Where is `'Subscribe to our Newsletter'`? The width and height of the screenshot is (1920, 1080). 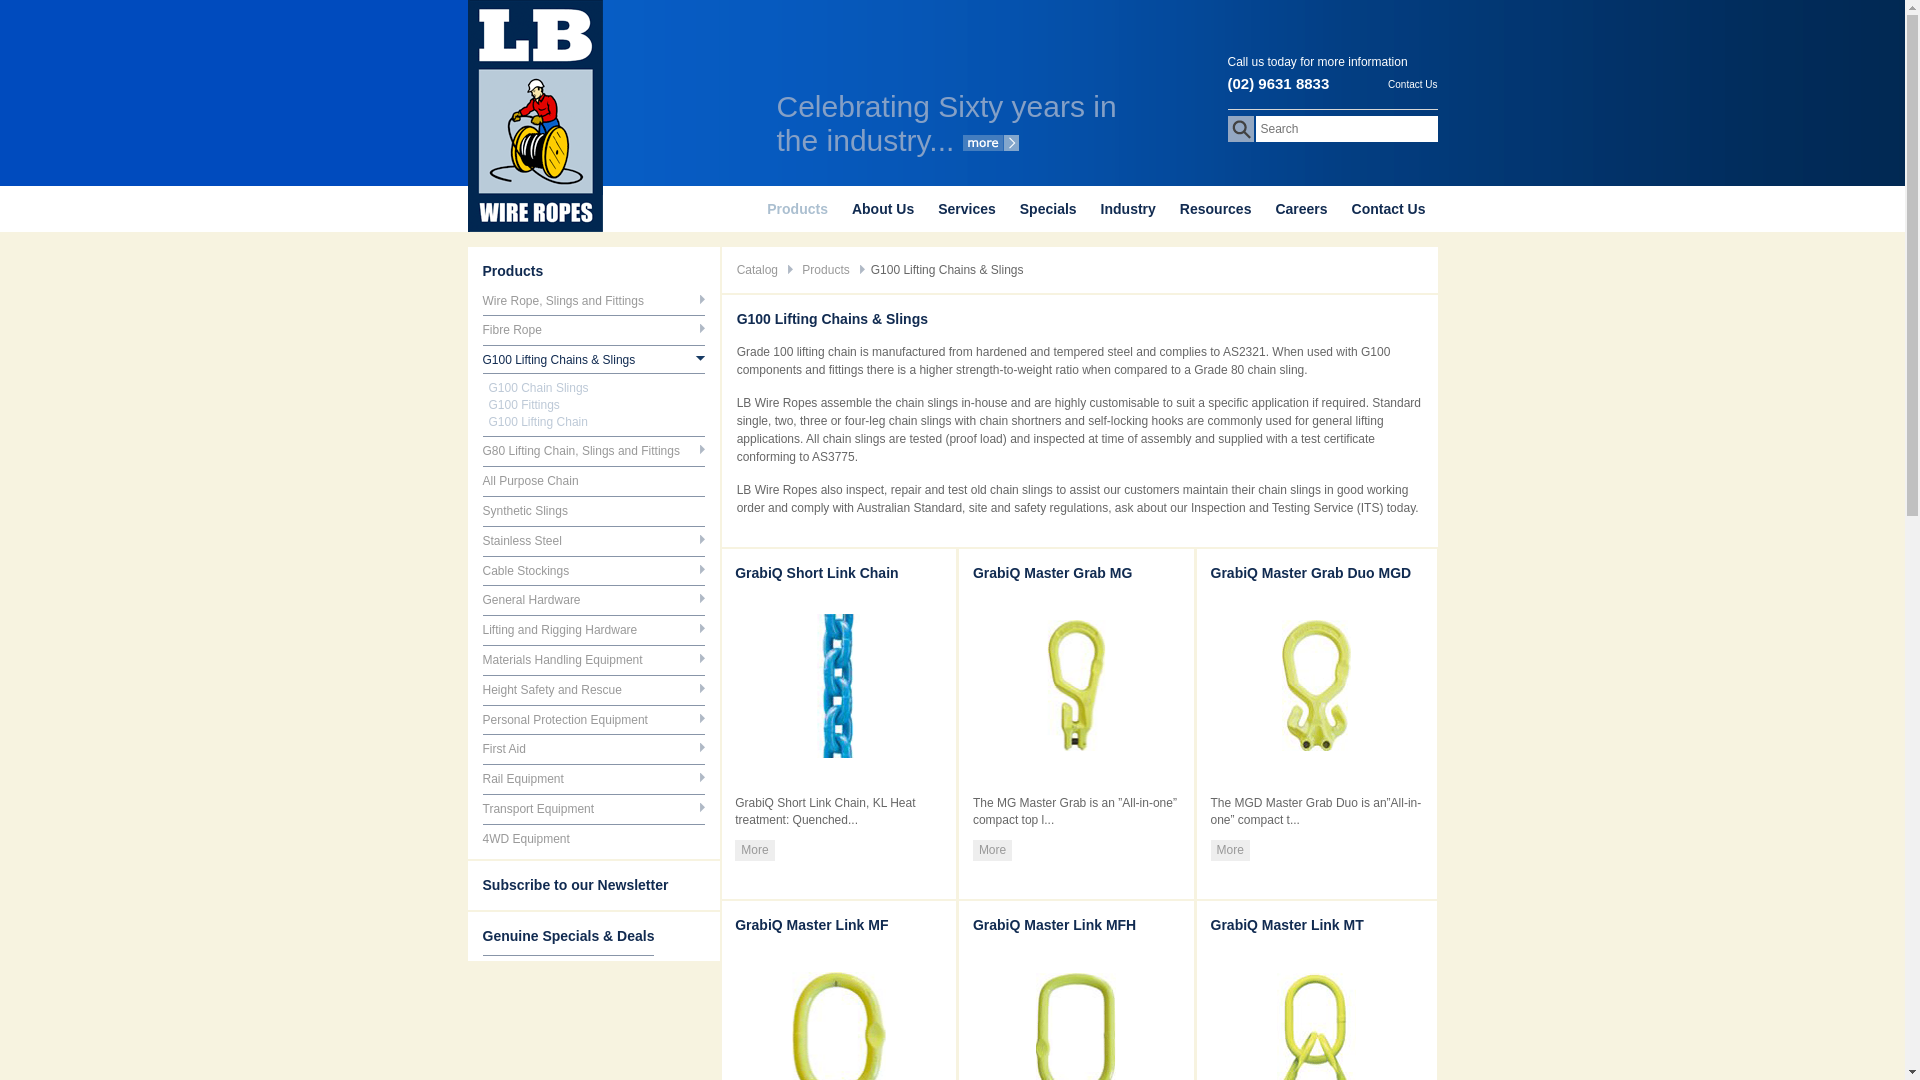 'Subscribe to our Newsletter' is located at coordinates (574, 883).